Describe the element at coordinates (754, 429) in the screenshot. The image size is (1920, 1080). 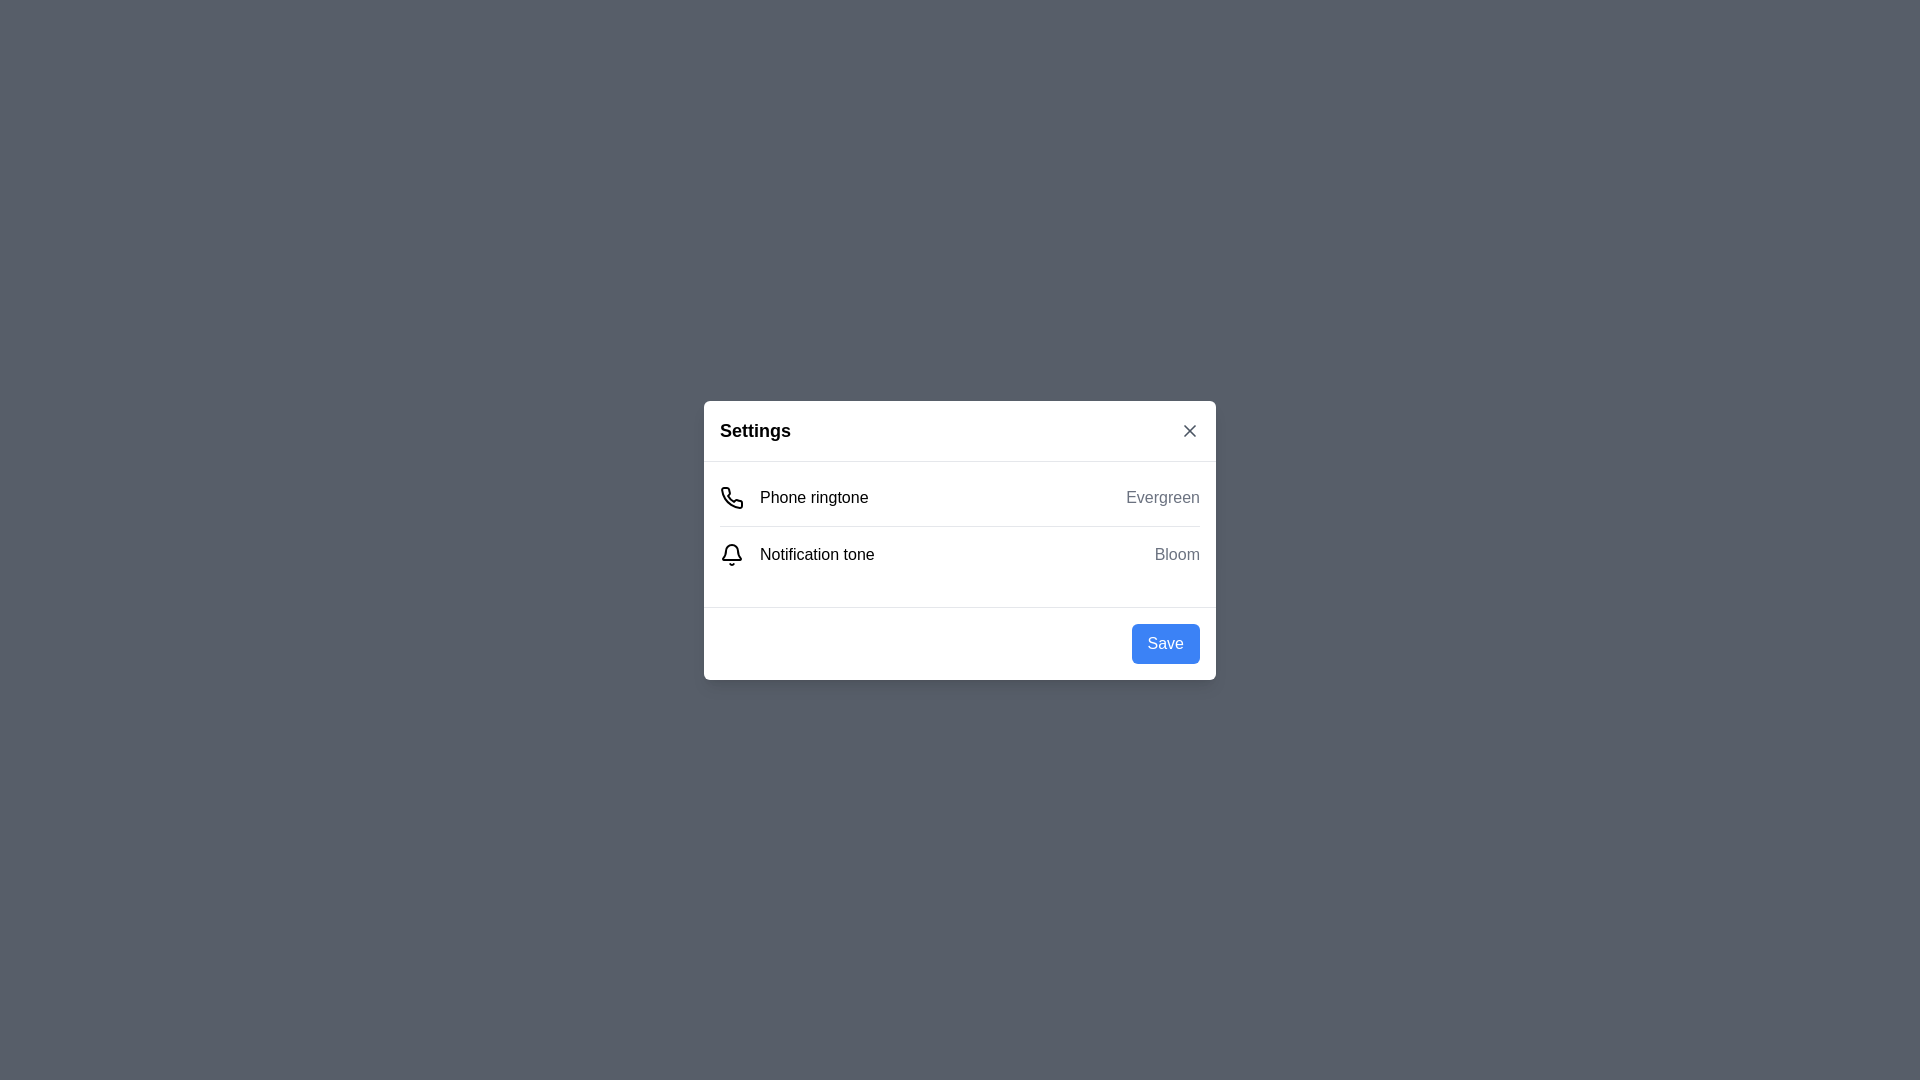
I see `the 'Settings' static text label, which is prominently displayed in bold at the upper-left section of the modal window` at that location.